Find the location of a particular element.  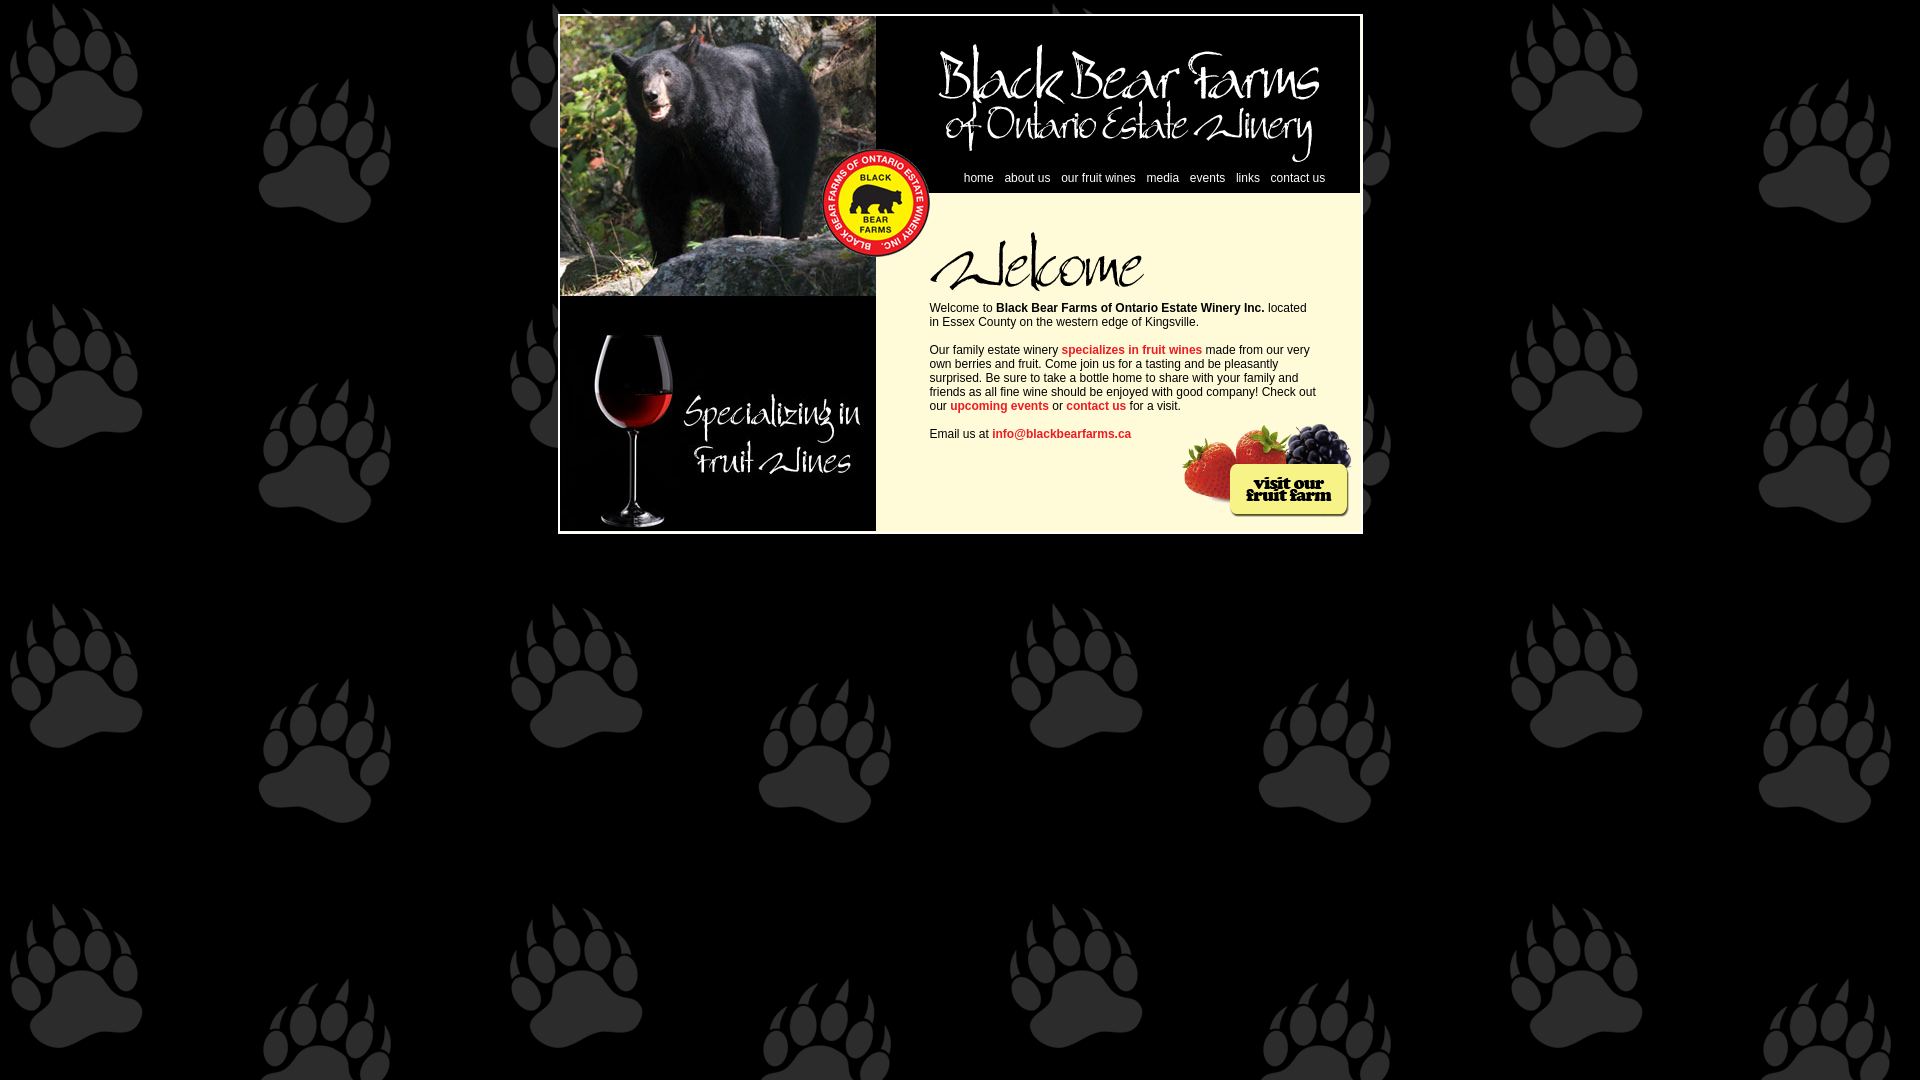

'contact us' is located at coordinates (1094, 405).